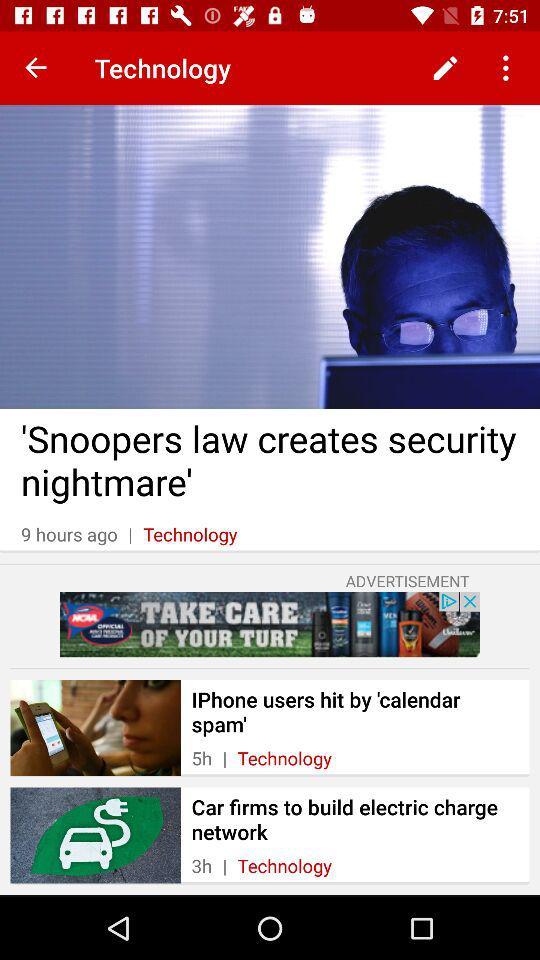 The height and width of the screenshot is (960, 540). Describe the element at coordinates (270, 623) in the screenshot. I see `advertasment` at that location.